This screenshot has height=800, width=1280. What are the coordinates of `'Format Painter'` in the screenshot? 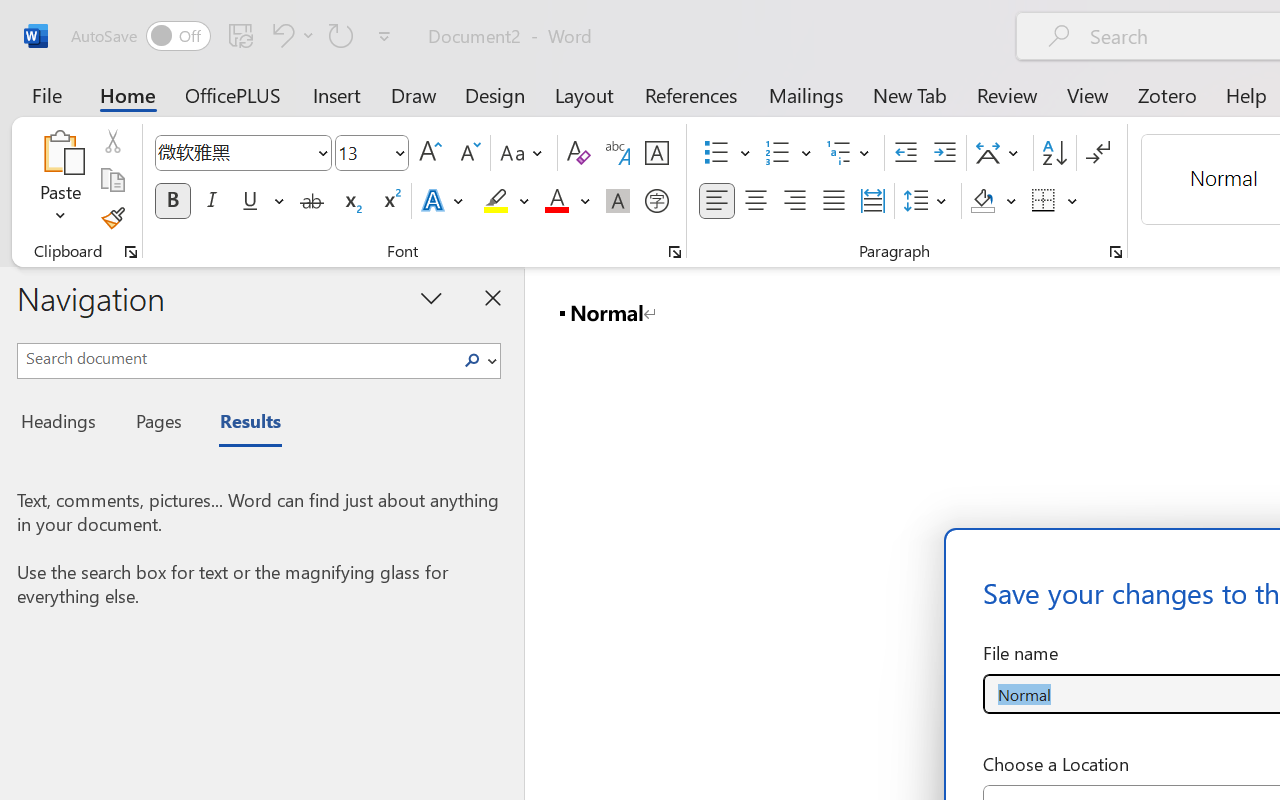 It's located at (111, 218).